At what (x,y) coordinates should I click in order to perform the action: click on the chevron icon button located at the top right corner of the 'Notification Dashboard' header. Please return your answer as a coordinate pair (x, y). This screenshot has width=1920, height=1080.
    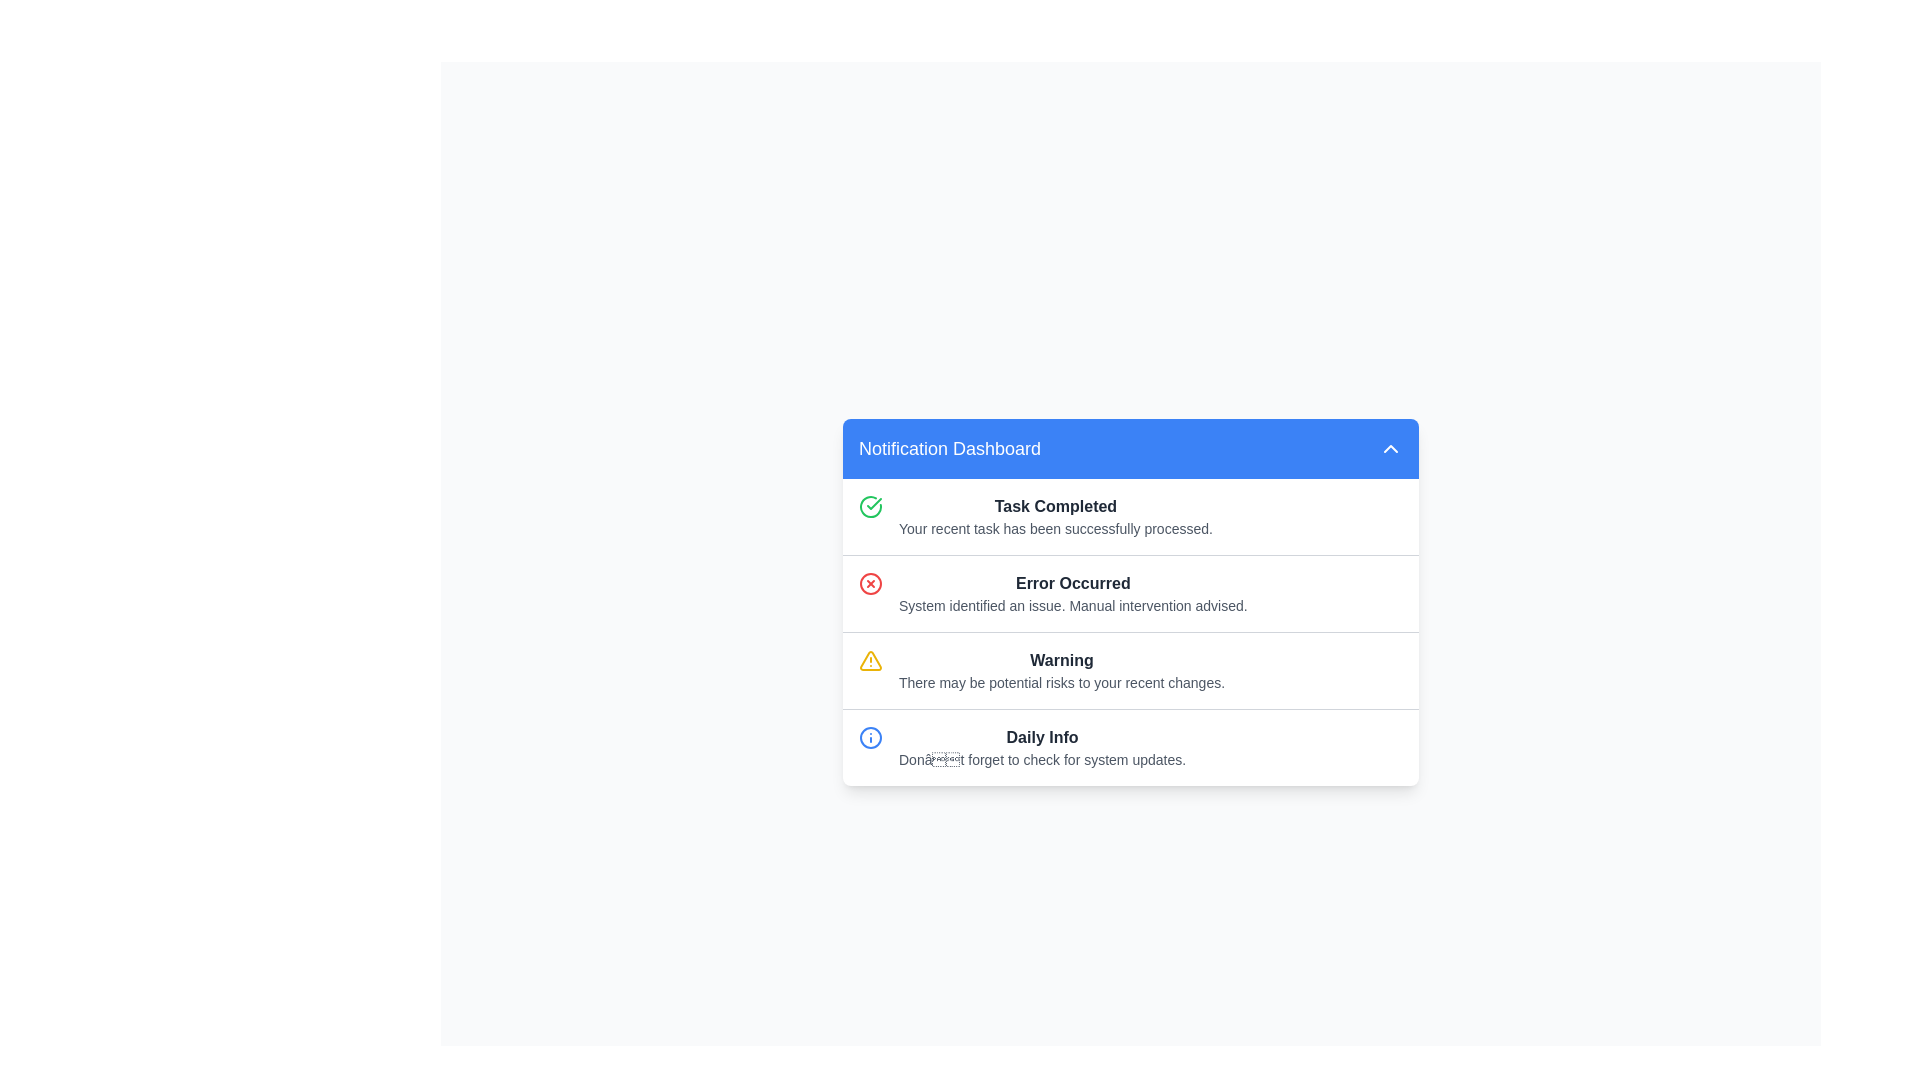
    Looking at the image, I should click on (1390, 446).